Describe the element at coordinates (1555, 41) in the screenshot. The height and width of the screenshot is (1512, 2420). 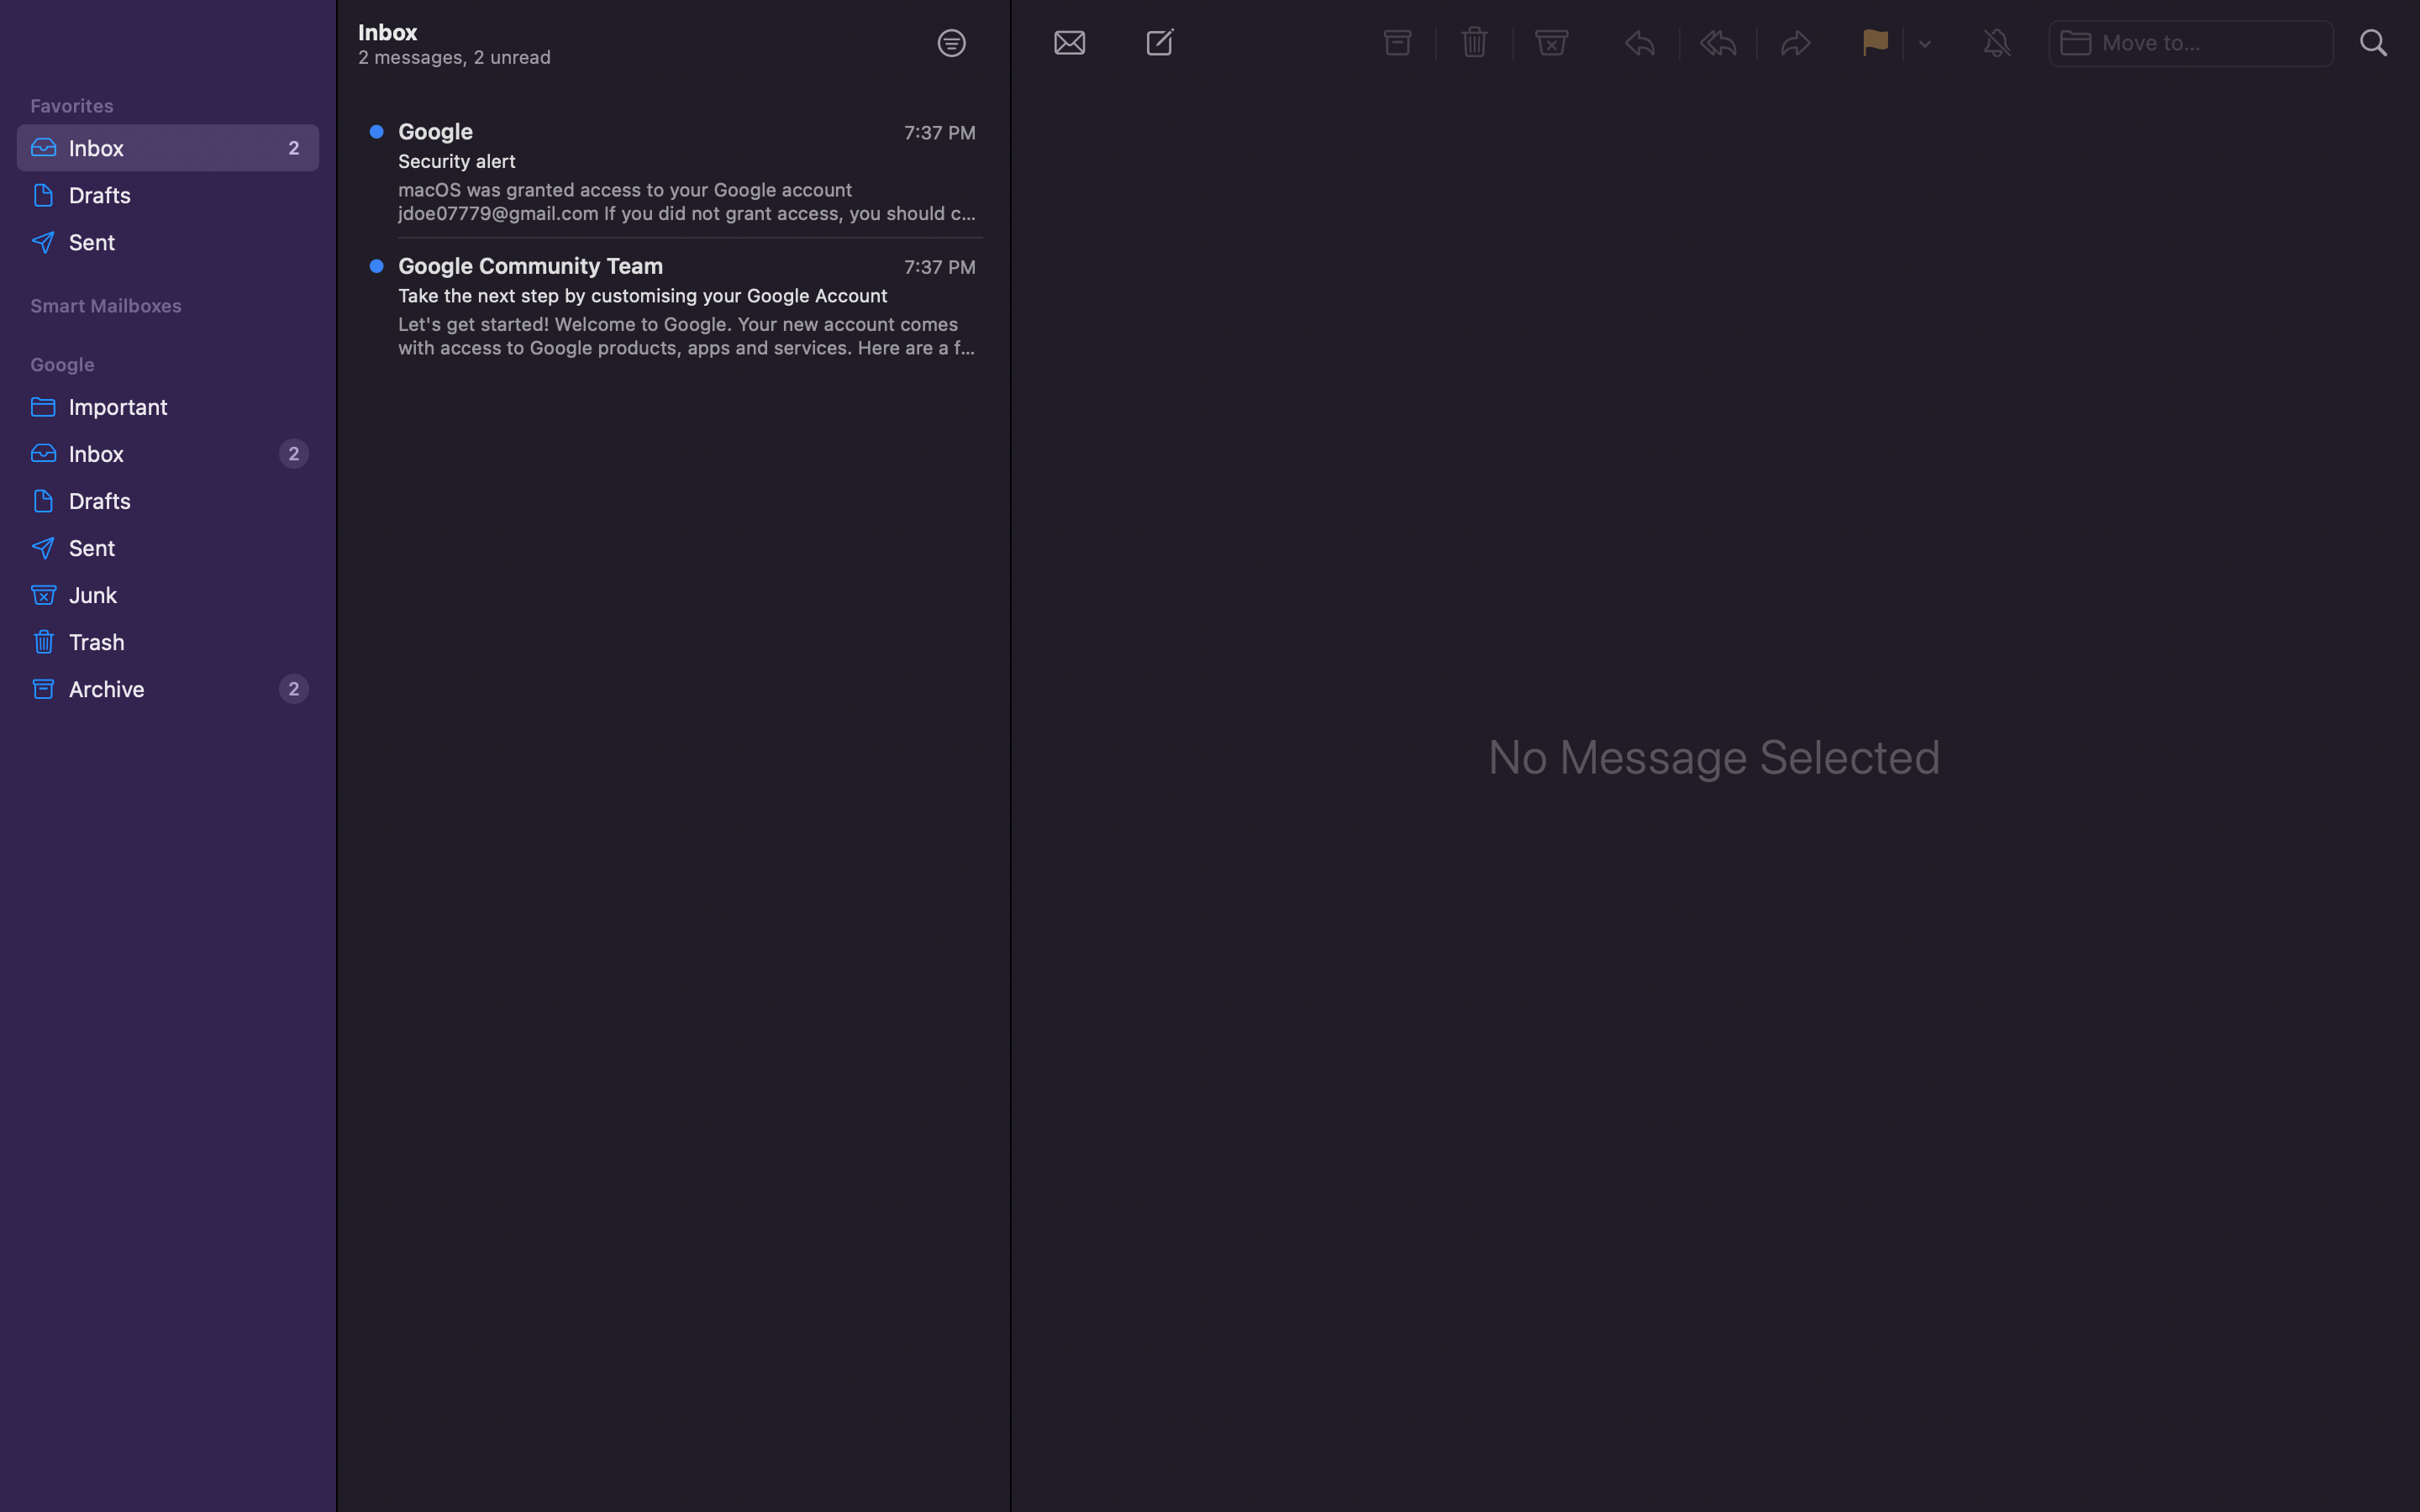
I see `Shift the picked mail to the spam section` at that location.